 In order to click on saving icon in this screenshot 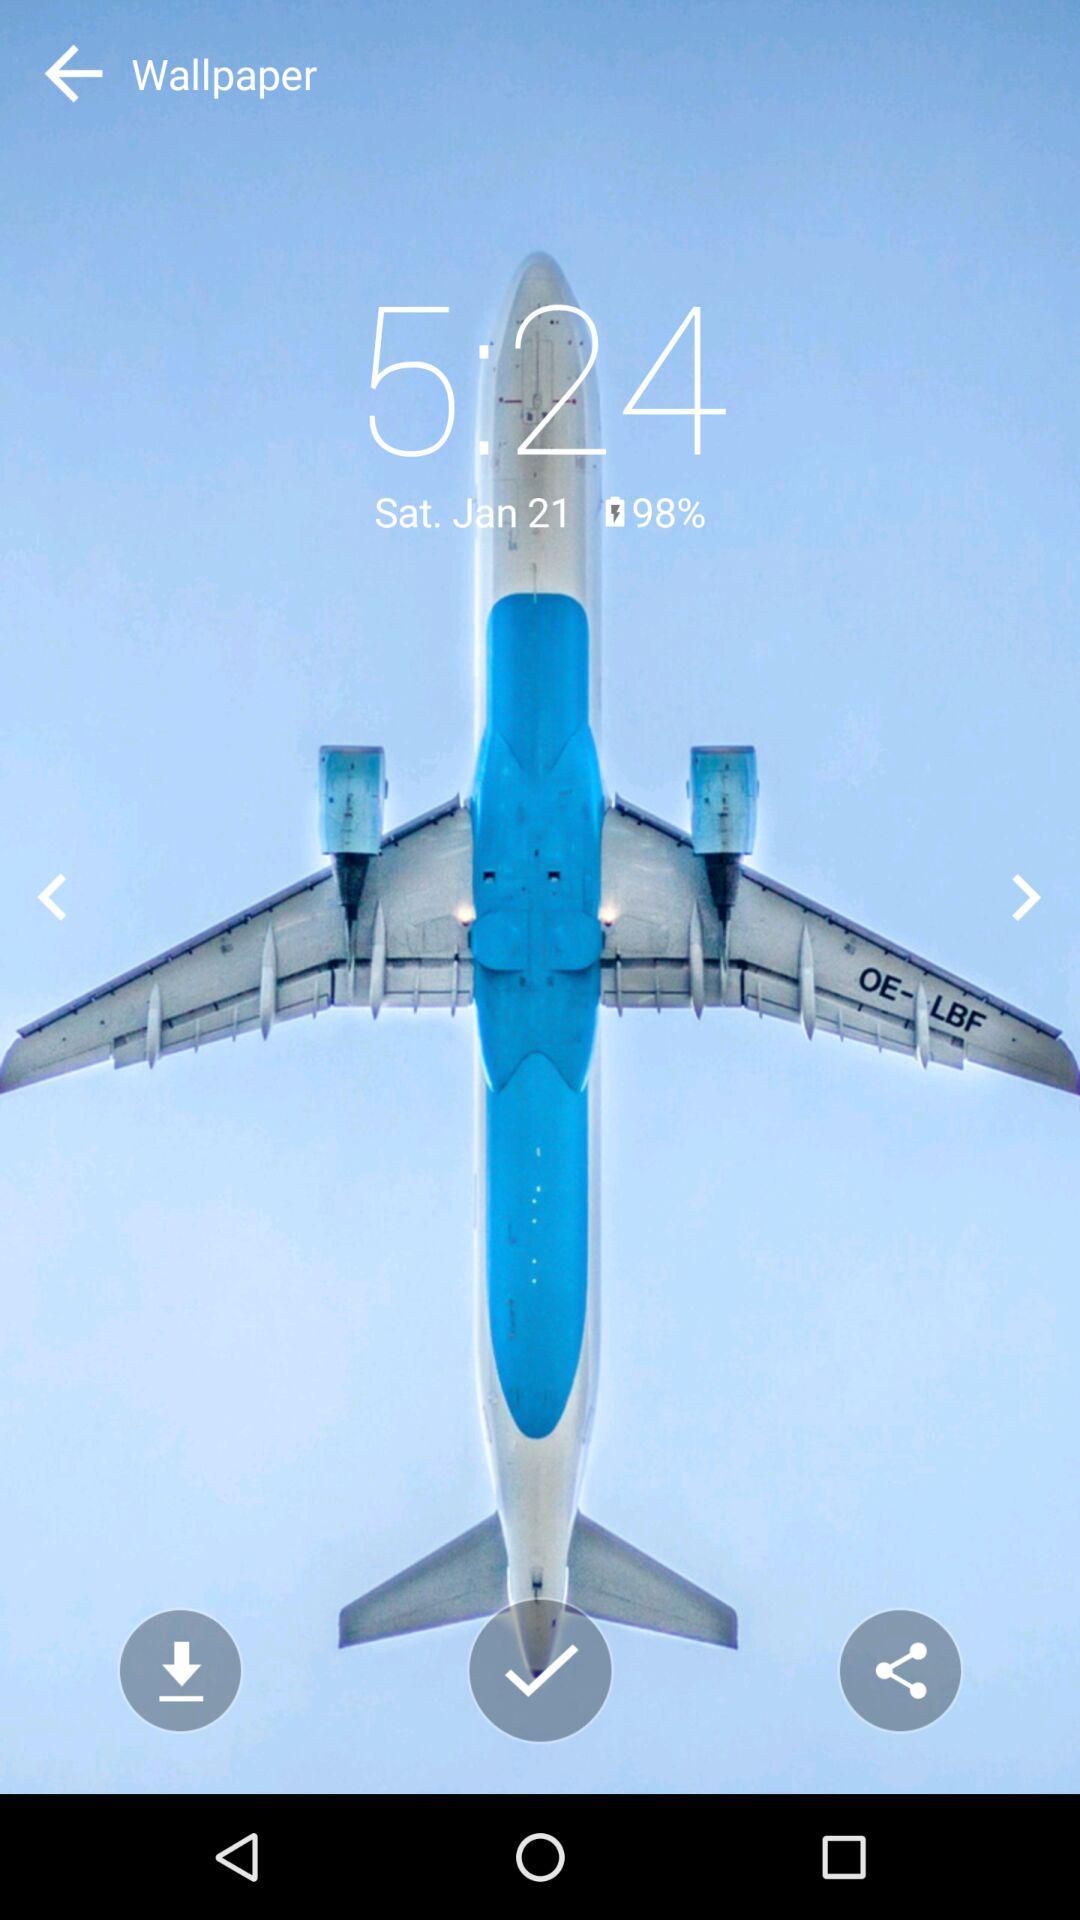, I will do `click(540, 1670)`.